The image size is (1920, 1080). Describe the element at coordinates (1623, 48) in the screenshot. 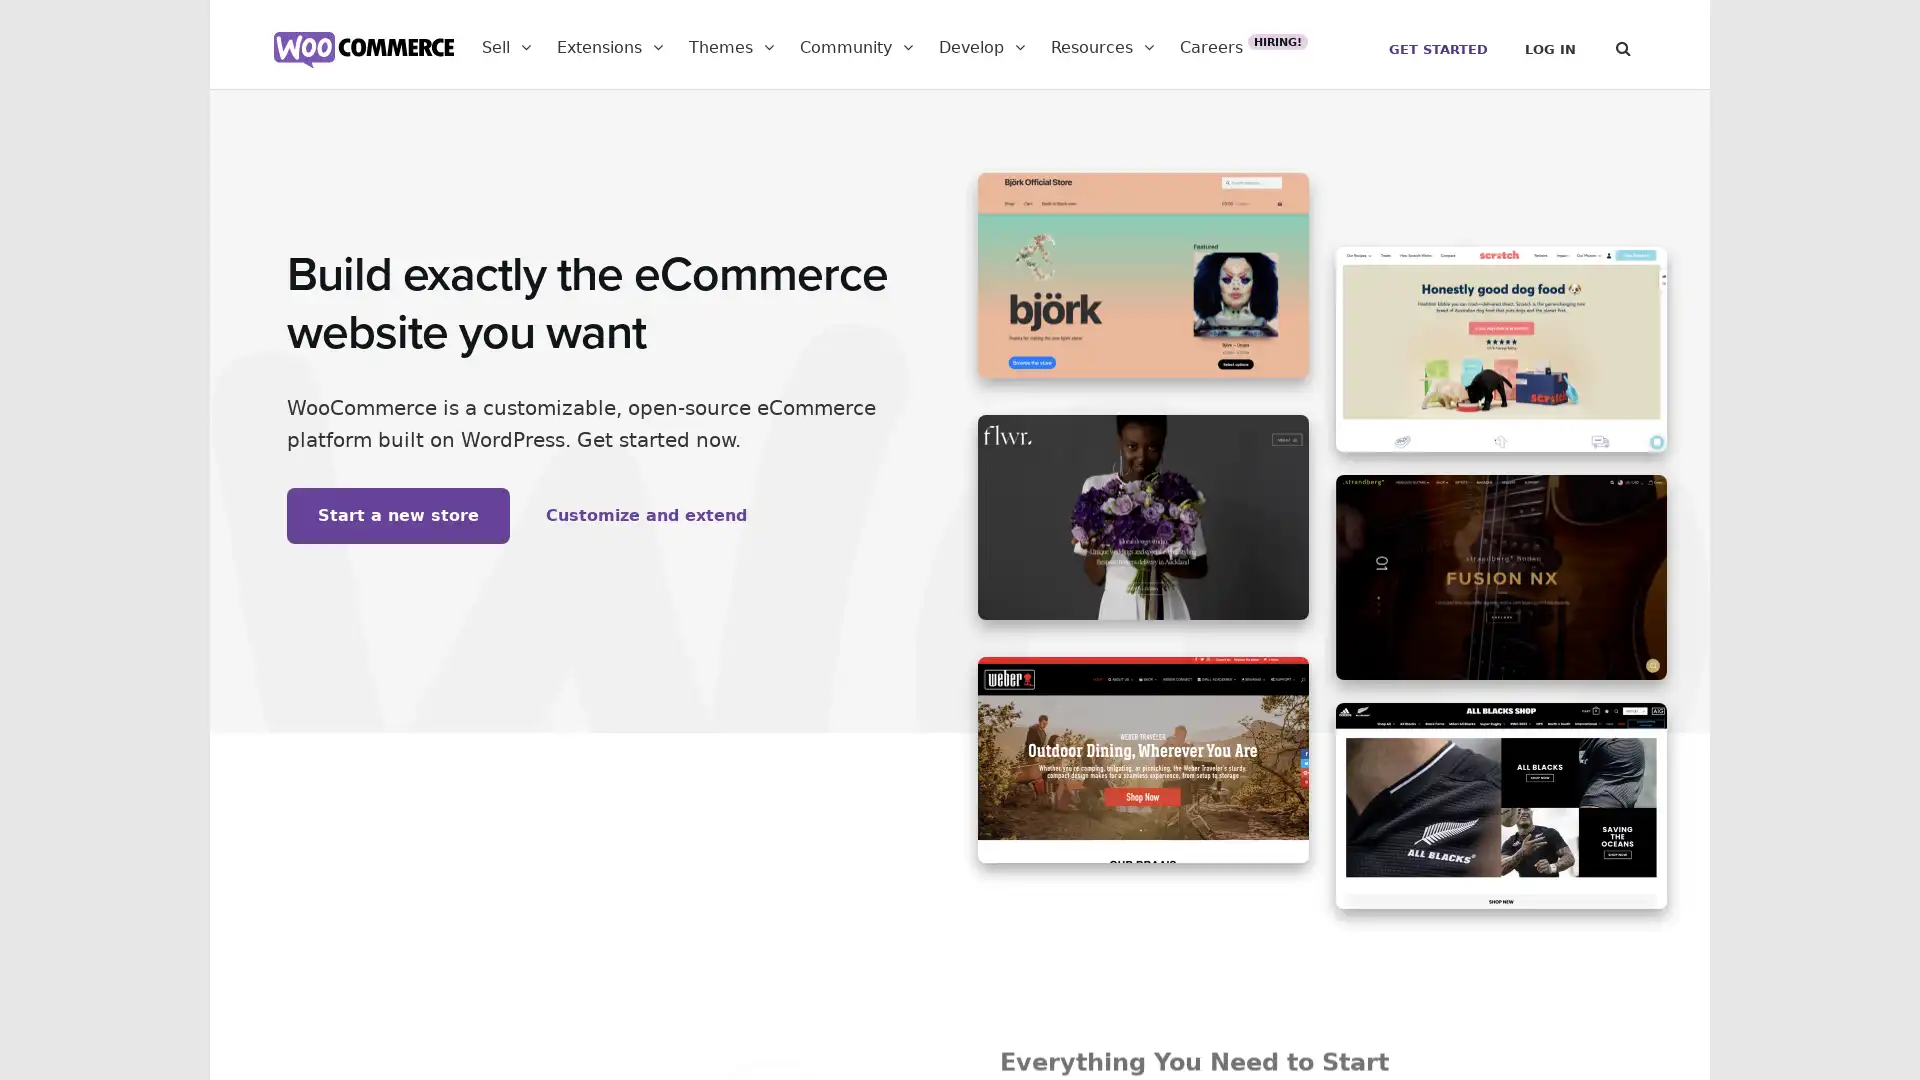

I see `Search` at that location.